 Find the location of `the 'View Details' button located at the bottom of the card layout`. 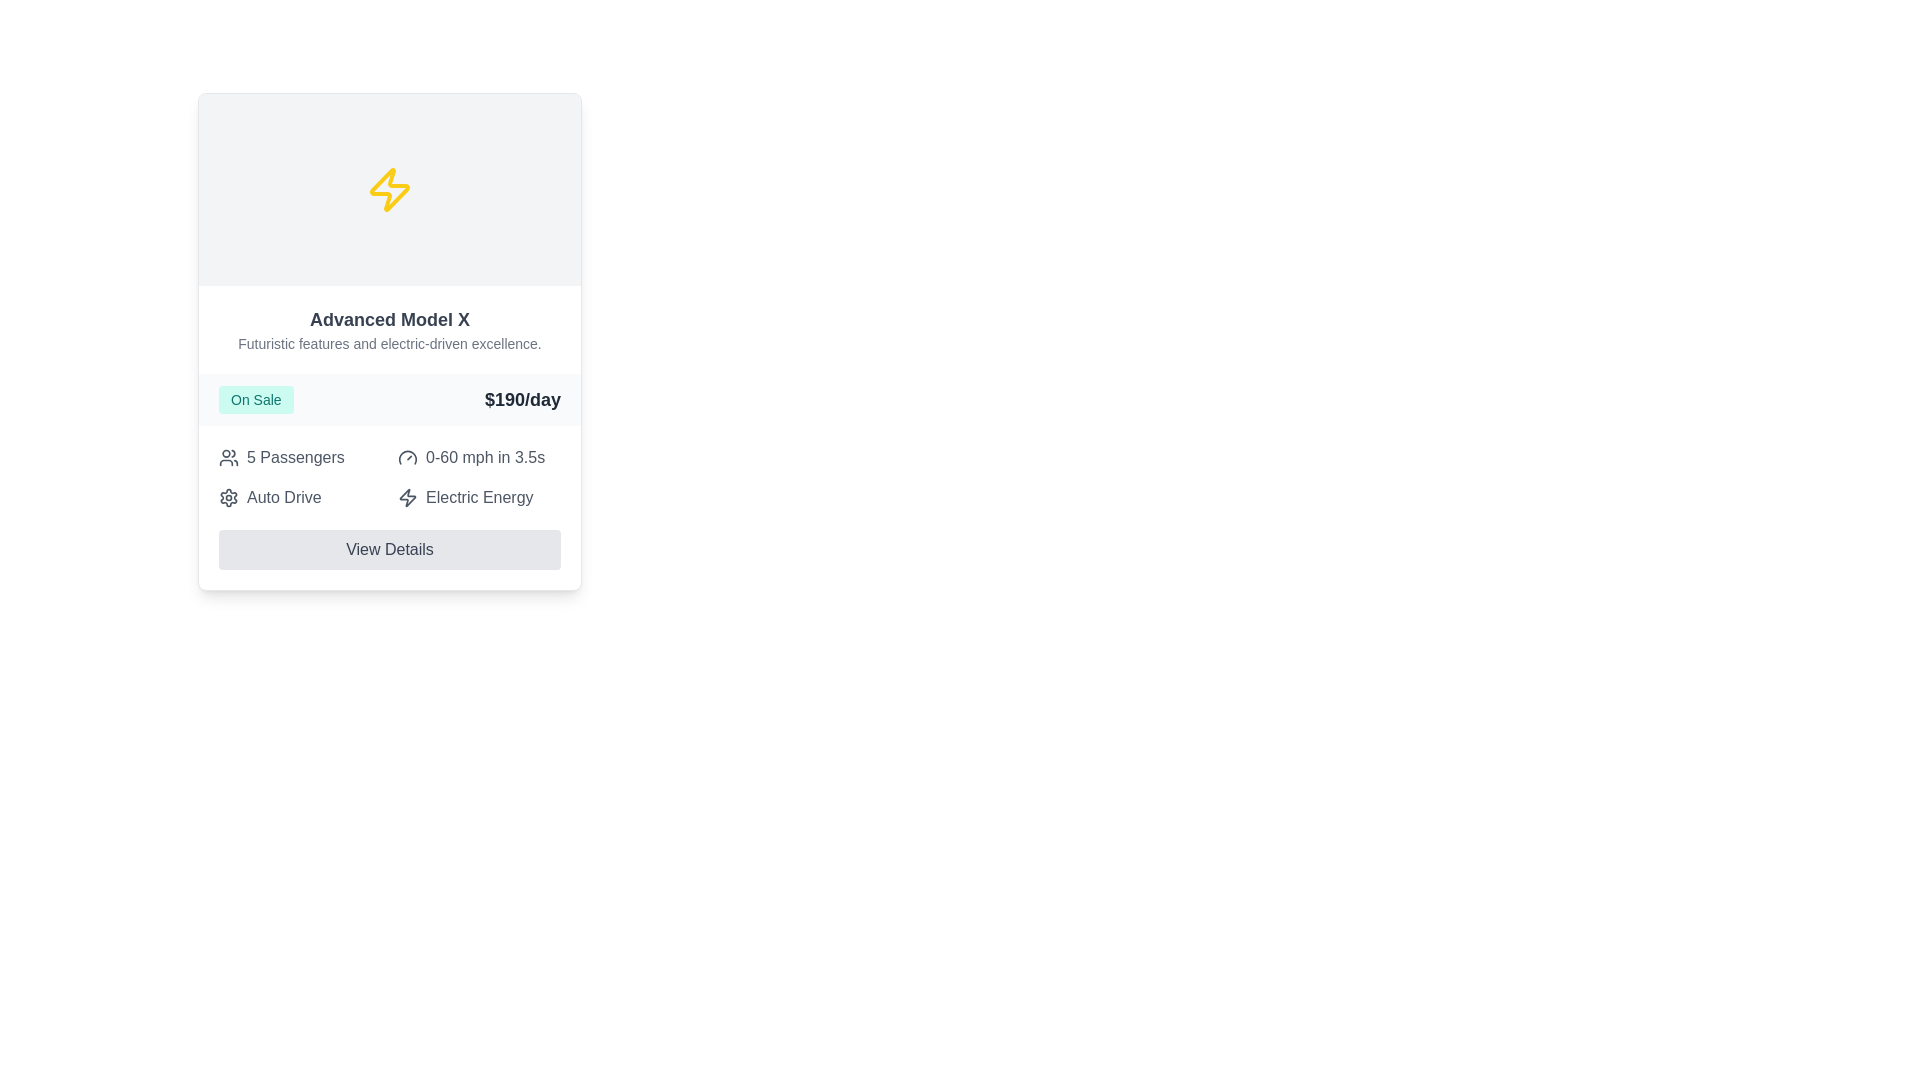

the 'View Details' button located at the bottom of the card layout is located at coordinates (389, 550).